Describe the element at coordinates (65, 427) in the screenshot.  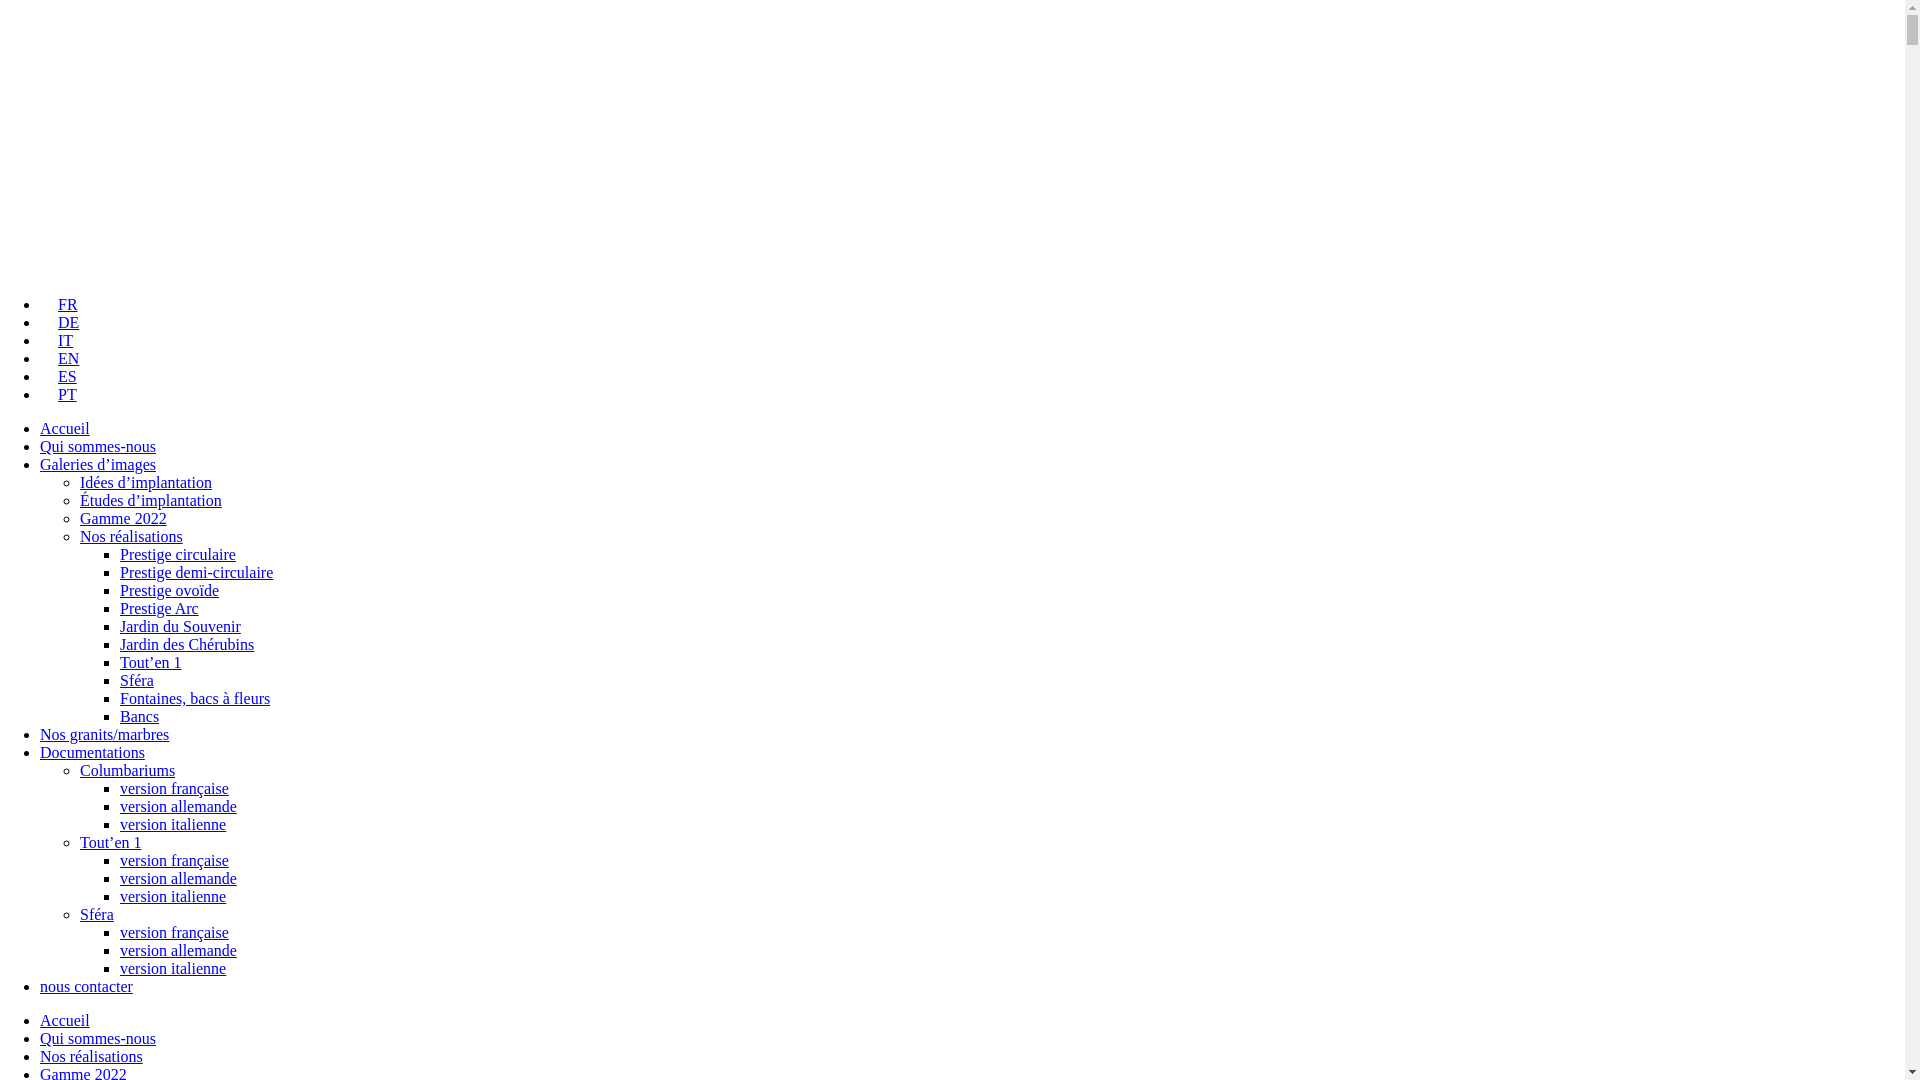
I see `'Accueil'` at that location.